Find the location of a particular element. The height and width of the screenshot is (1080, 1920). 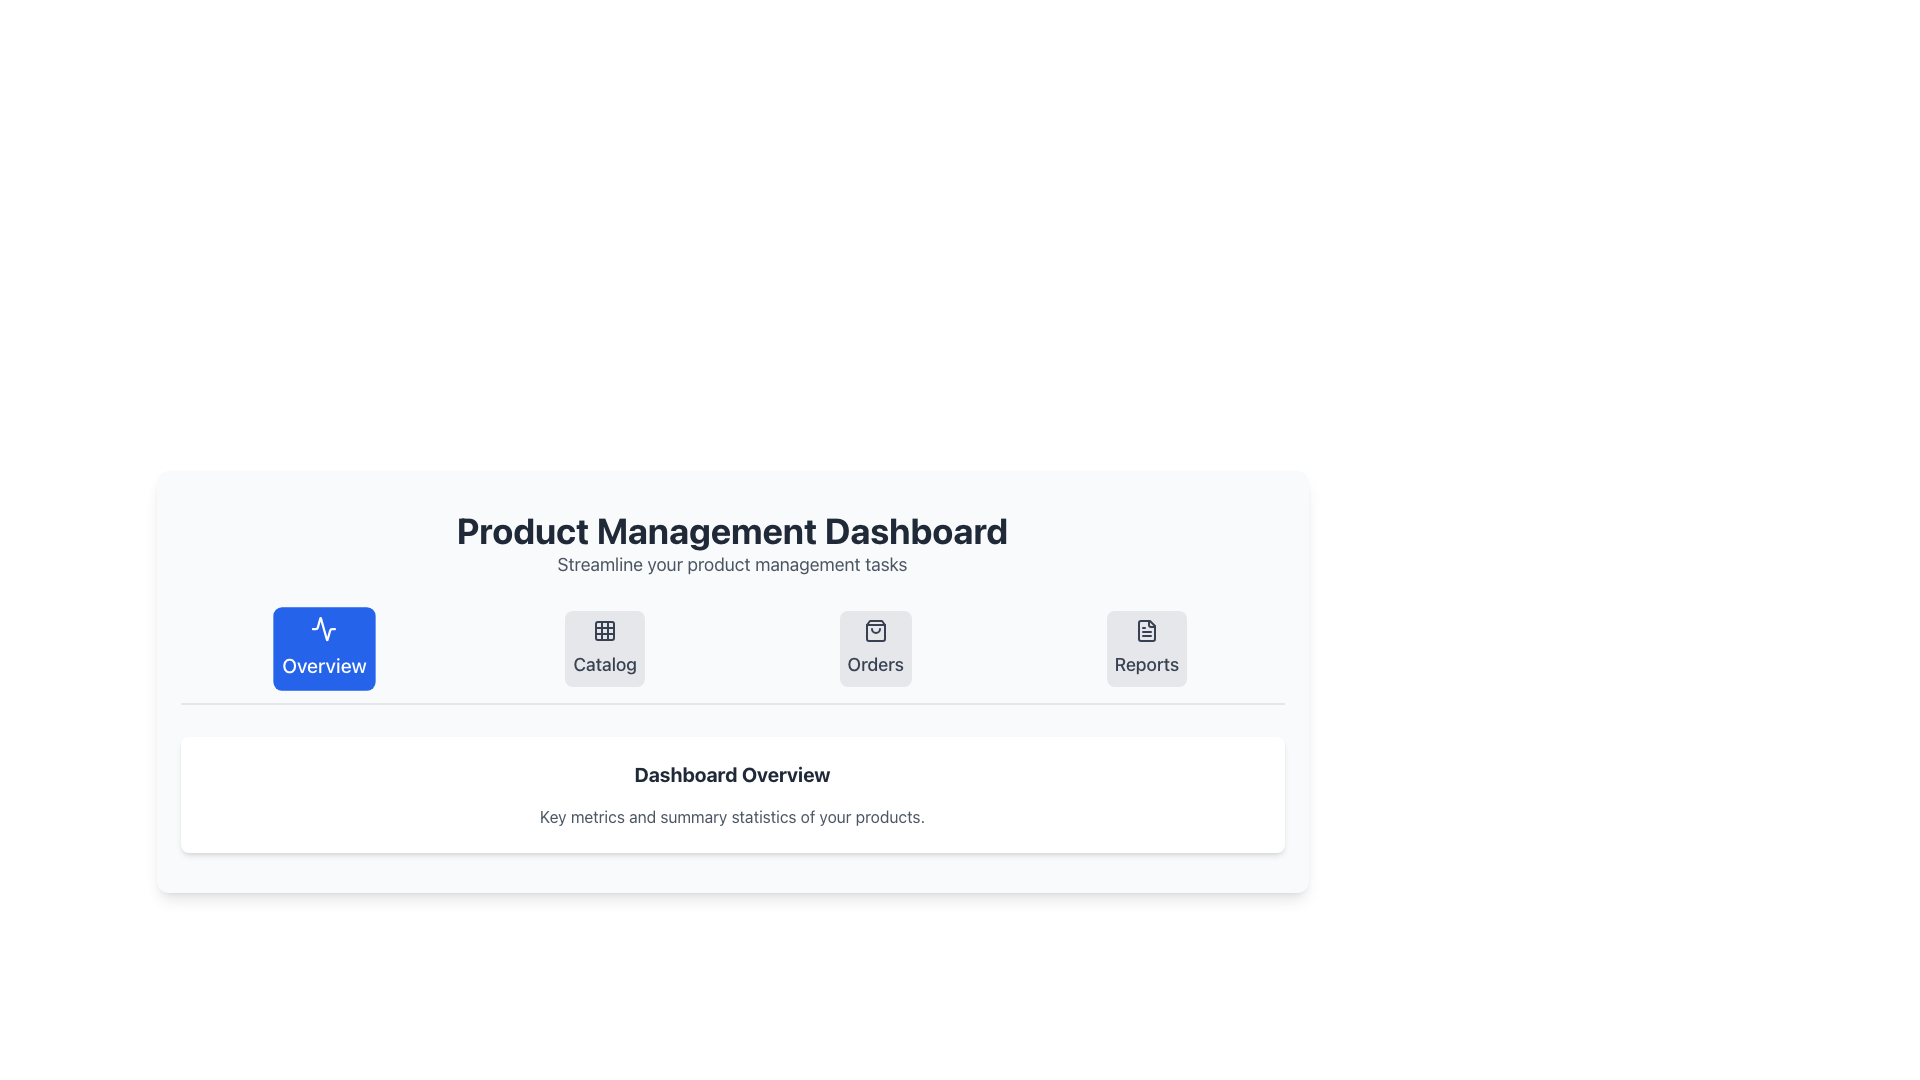

the 'Catalog' text label, which is located in the second segment from the left in the menu items at the top of the interface is located at coordinates (604, 664).